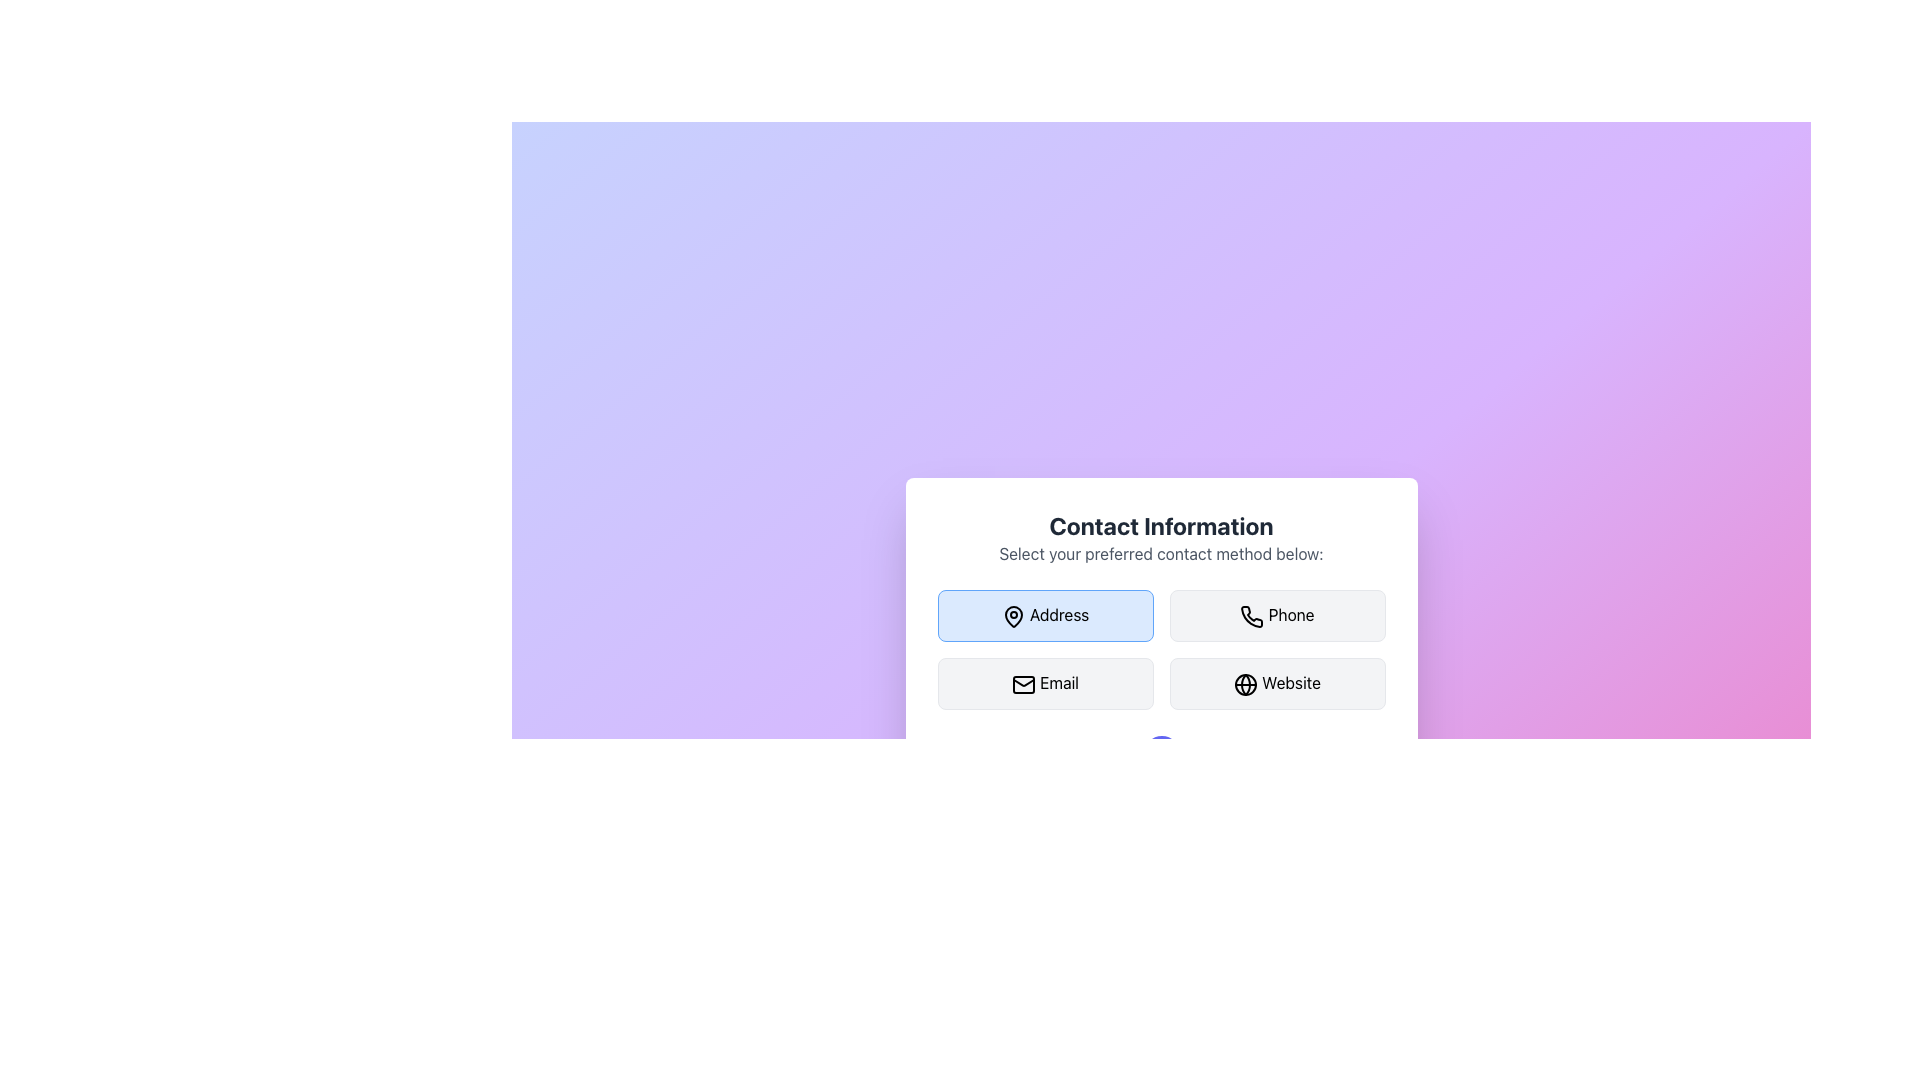 This screenshot has height=1080, width=1920. Describe the element at coordinates (1251, 616) in the screenshot. I see `the phone icon located inside the 'Phone' button in the top-right corner of the button grid, provided that the button is interactive` at that location.